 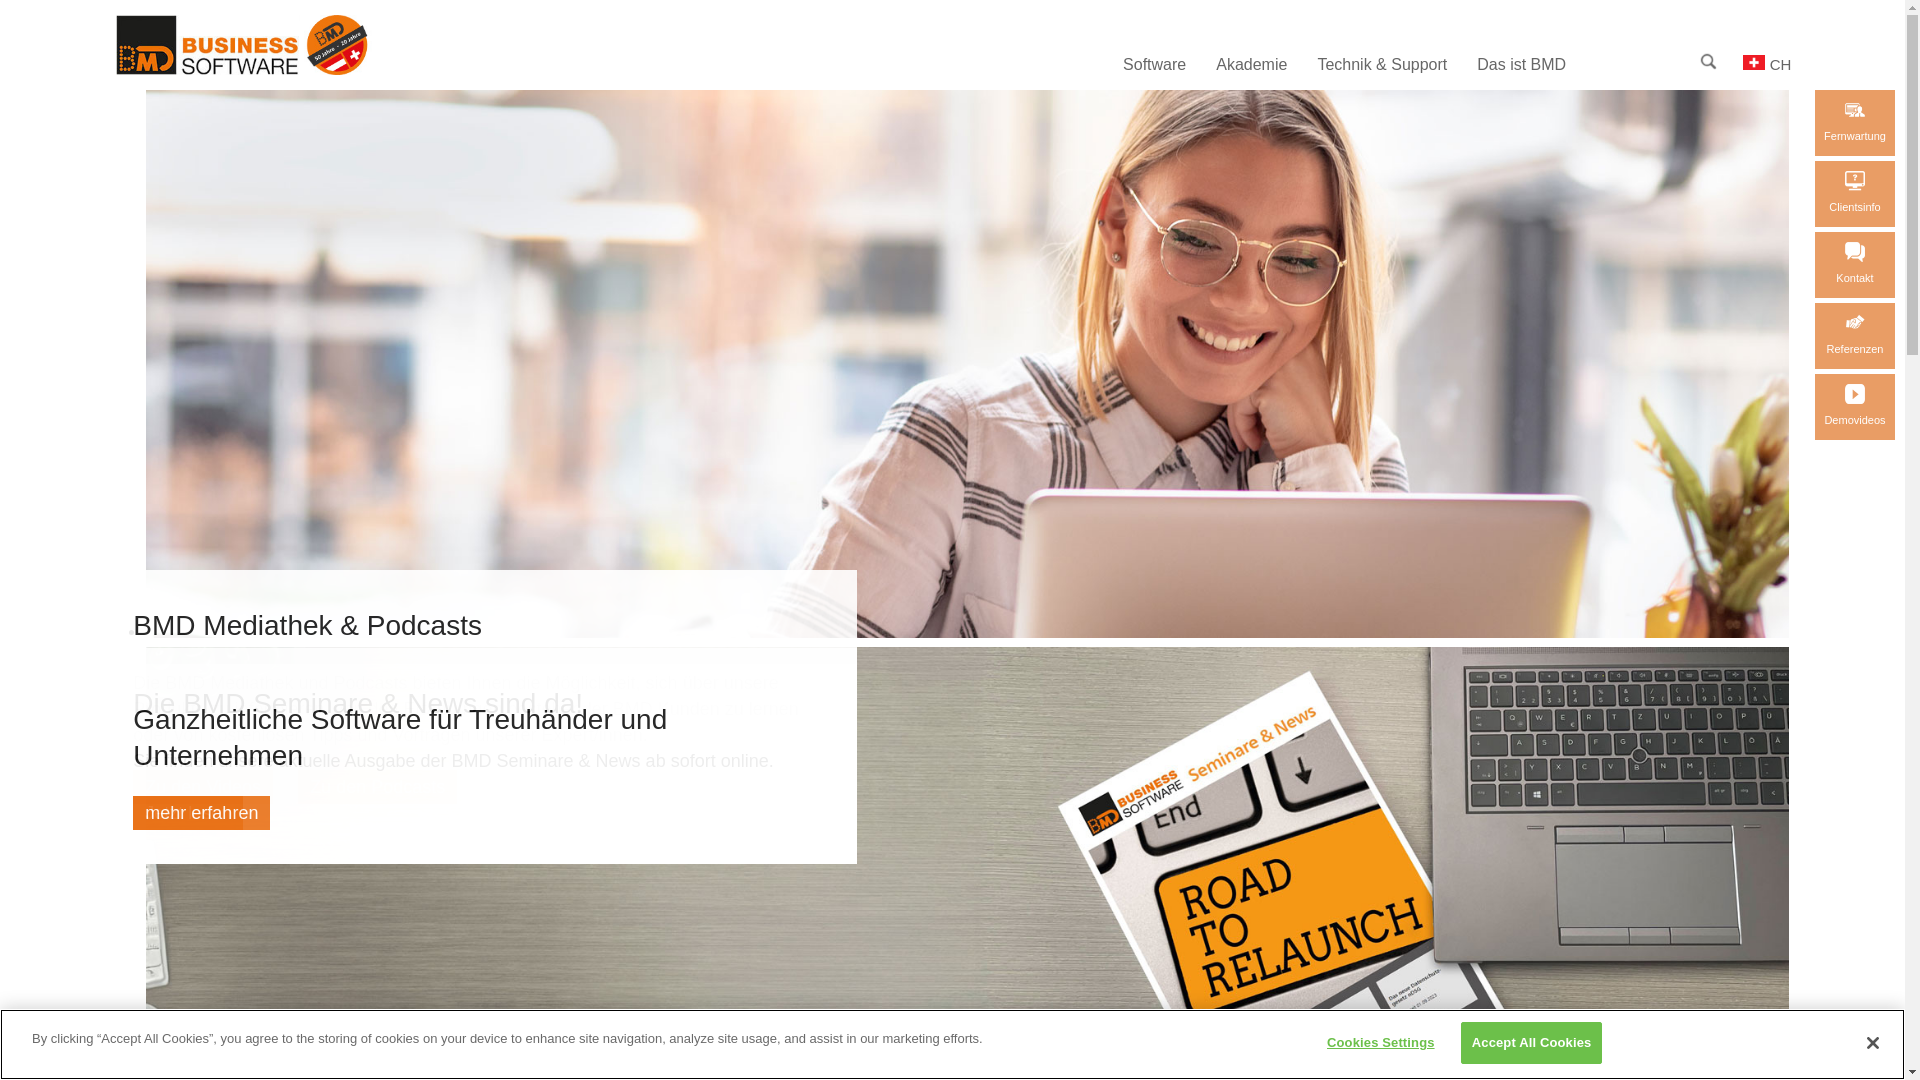 What do you see at coordinates (1853, 123) in the screenshot?
I see `'Fernwartung'` at bounding box center [1853, 123].